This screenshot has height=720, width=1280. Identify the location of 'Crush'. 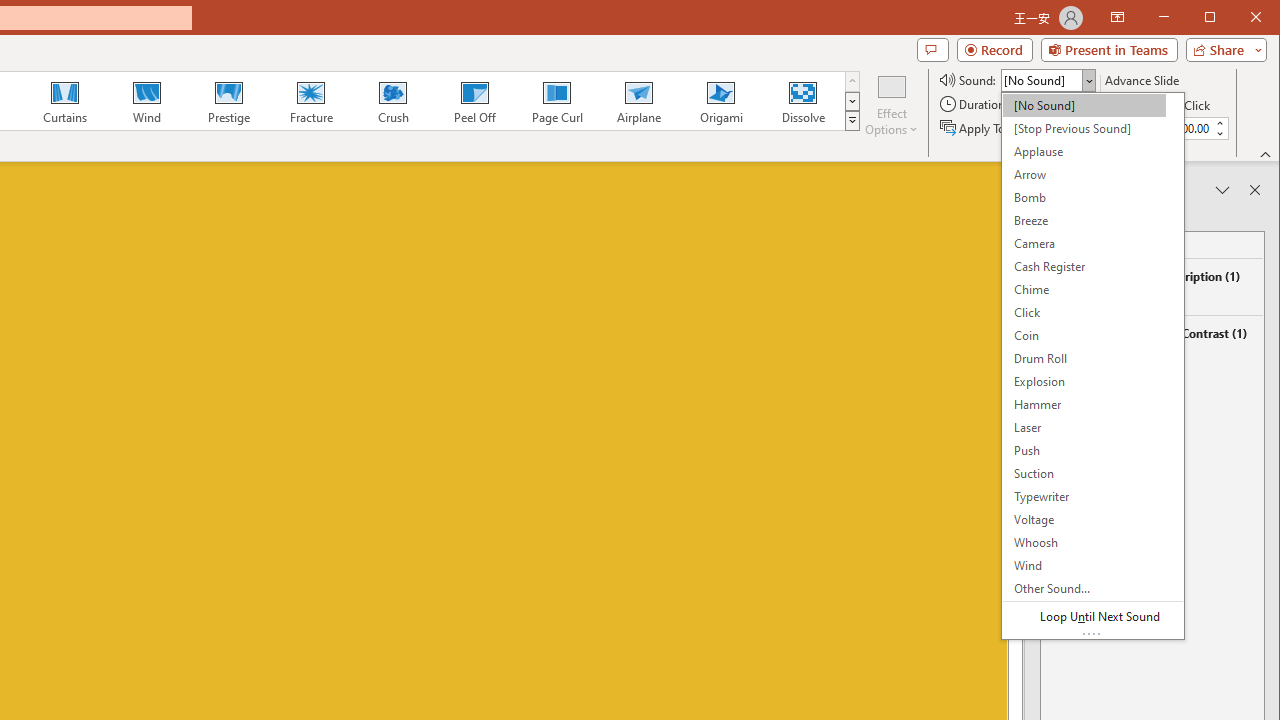
(392, 100).